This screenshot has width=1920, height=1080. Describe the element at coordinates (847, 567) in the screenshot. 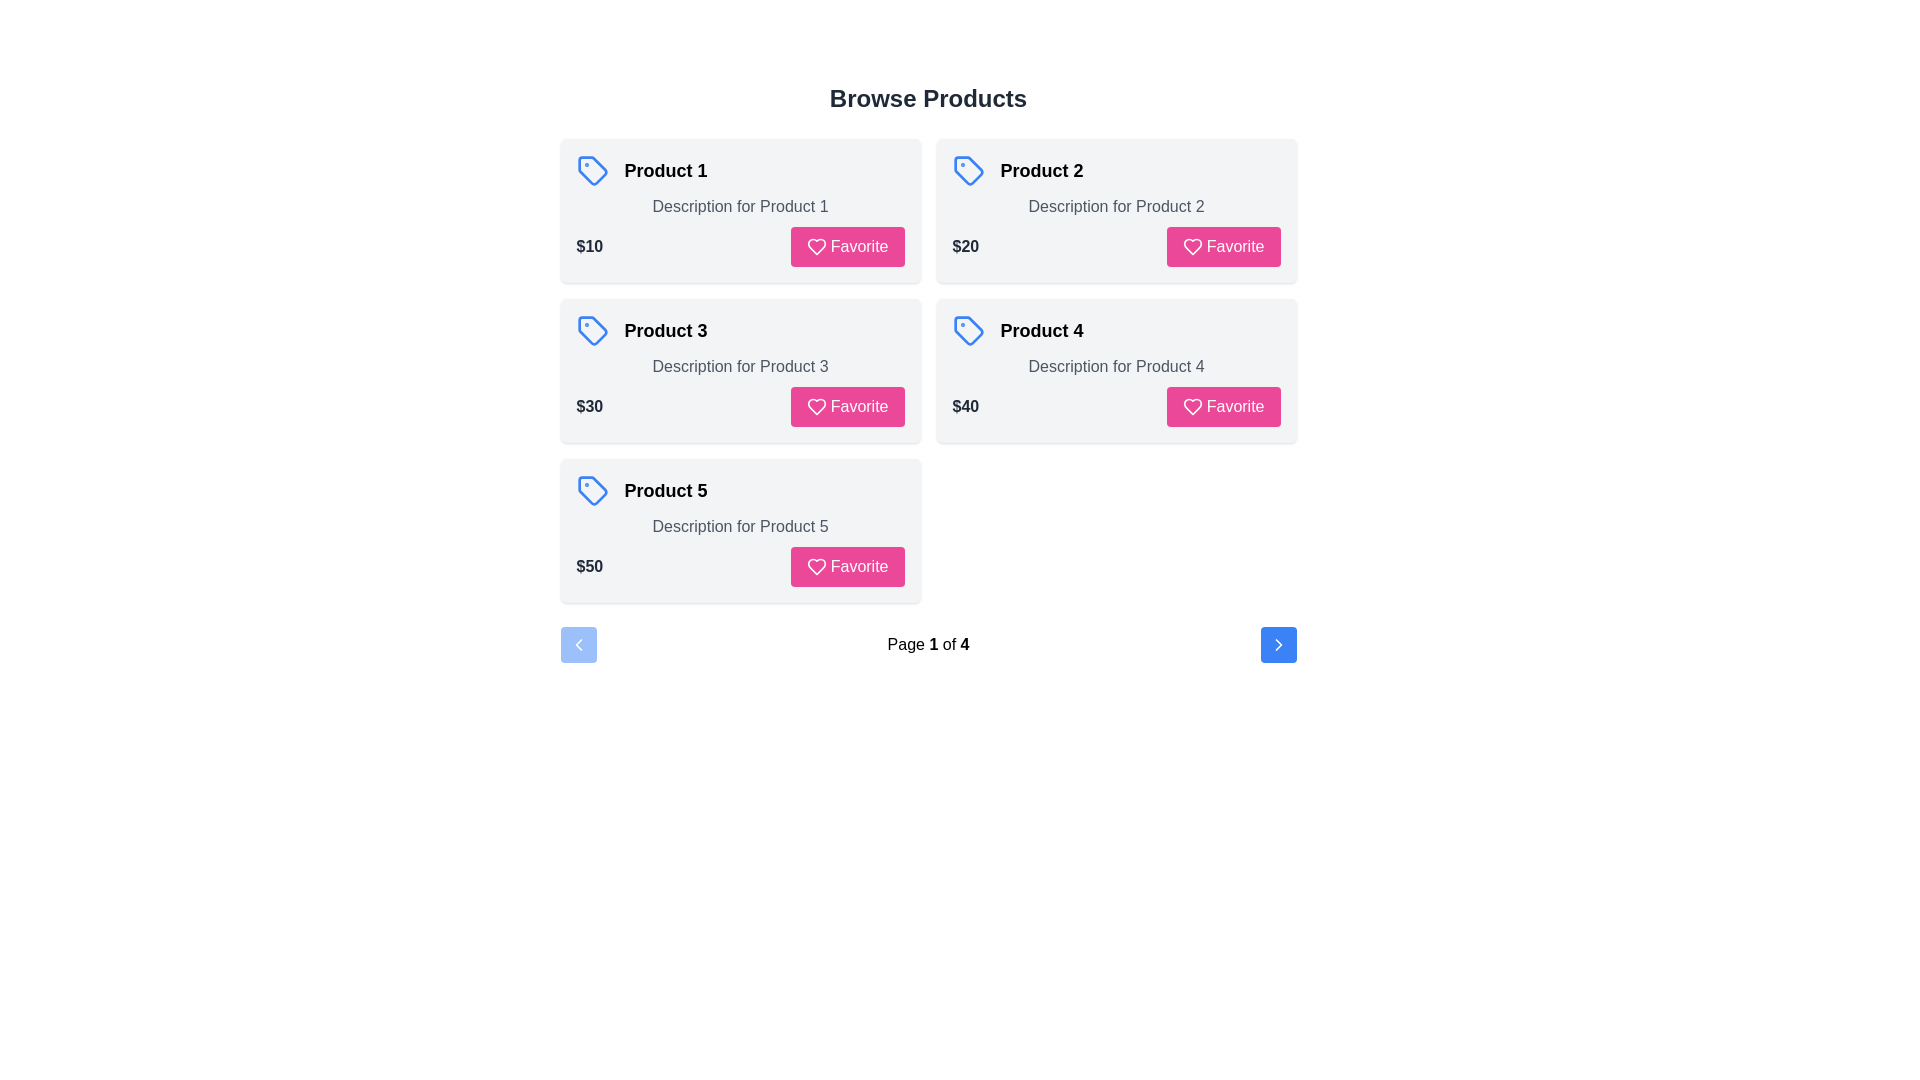

I see `the favorite button located at the bottom right corner of the fifth product card titled 'Product 5' to mark the item as a favorite` at that location.